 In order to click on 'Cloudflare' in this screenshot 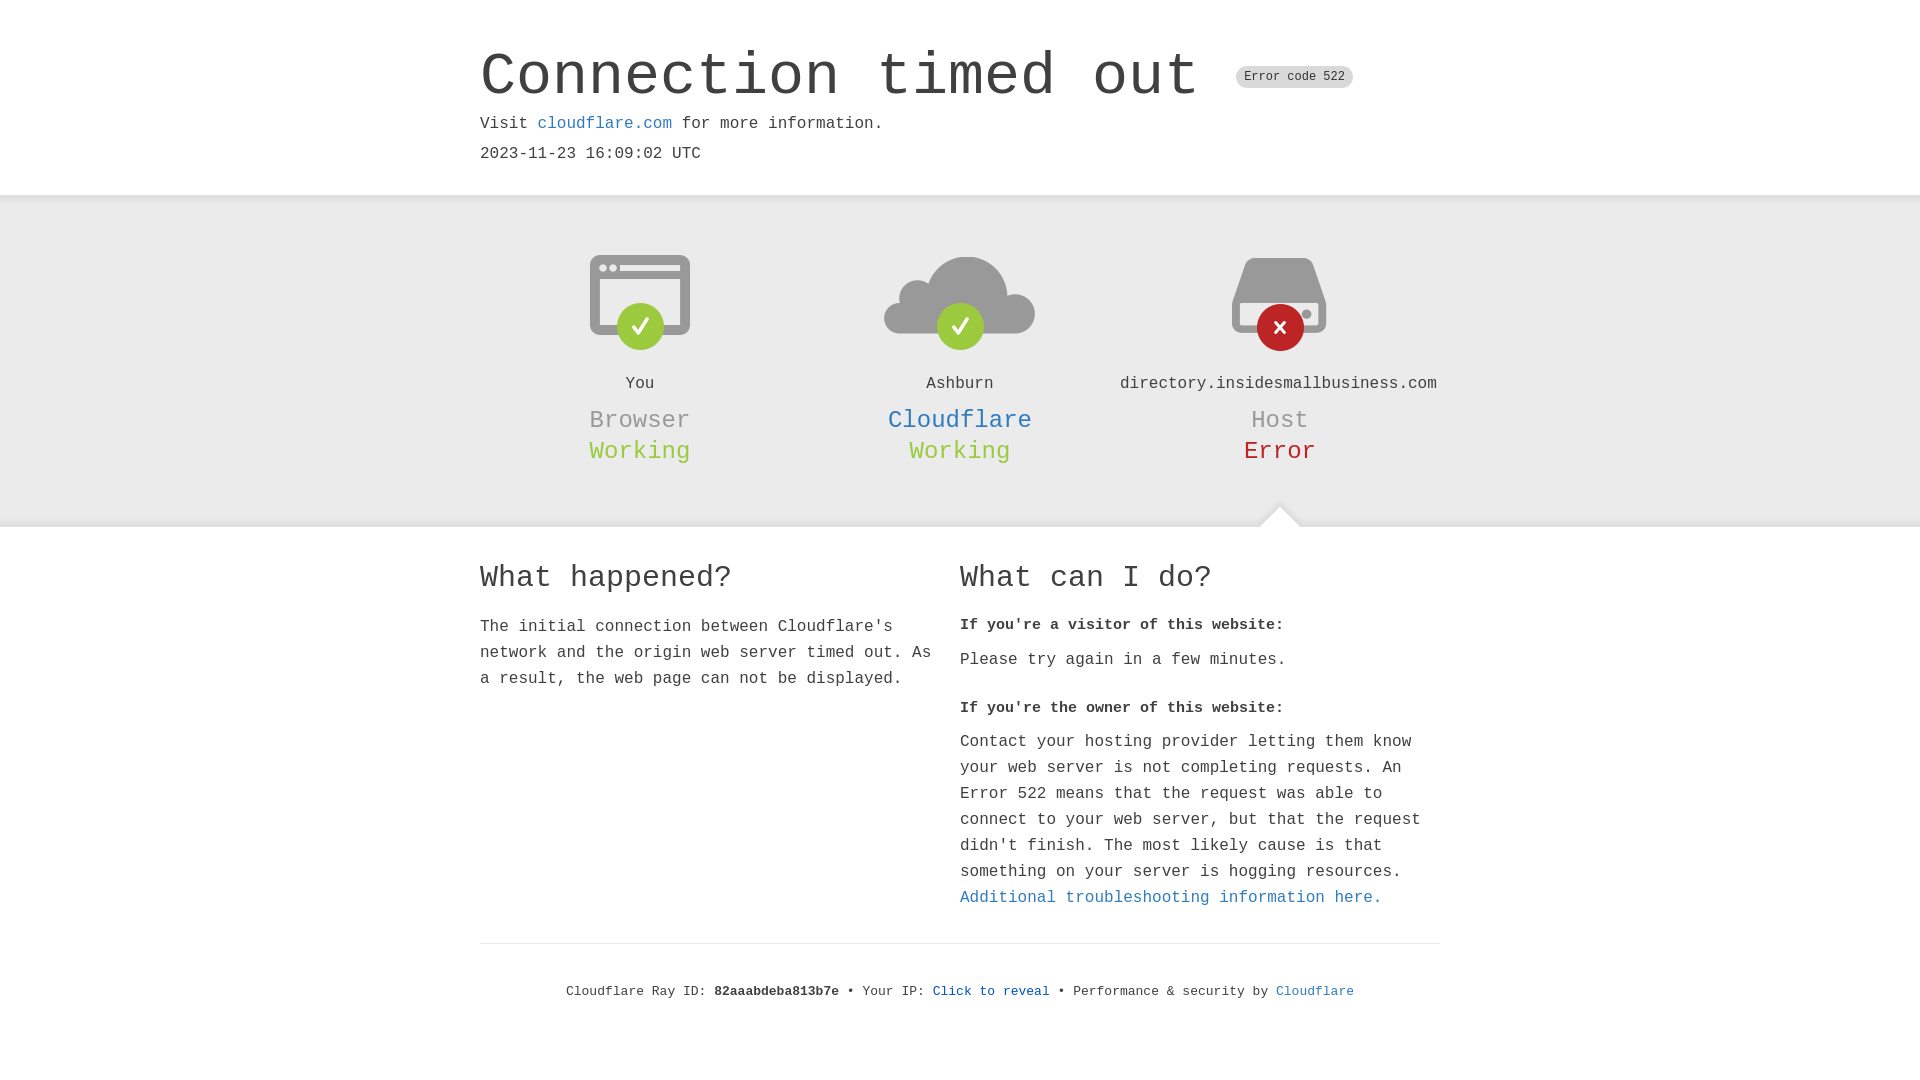, I will do `click(960, 419)`.